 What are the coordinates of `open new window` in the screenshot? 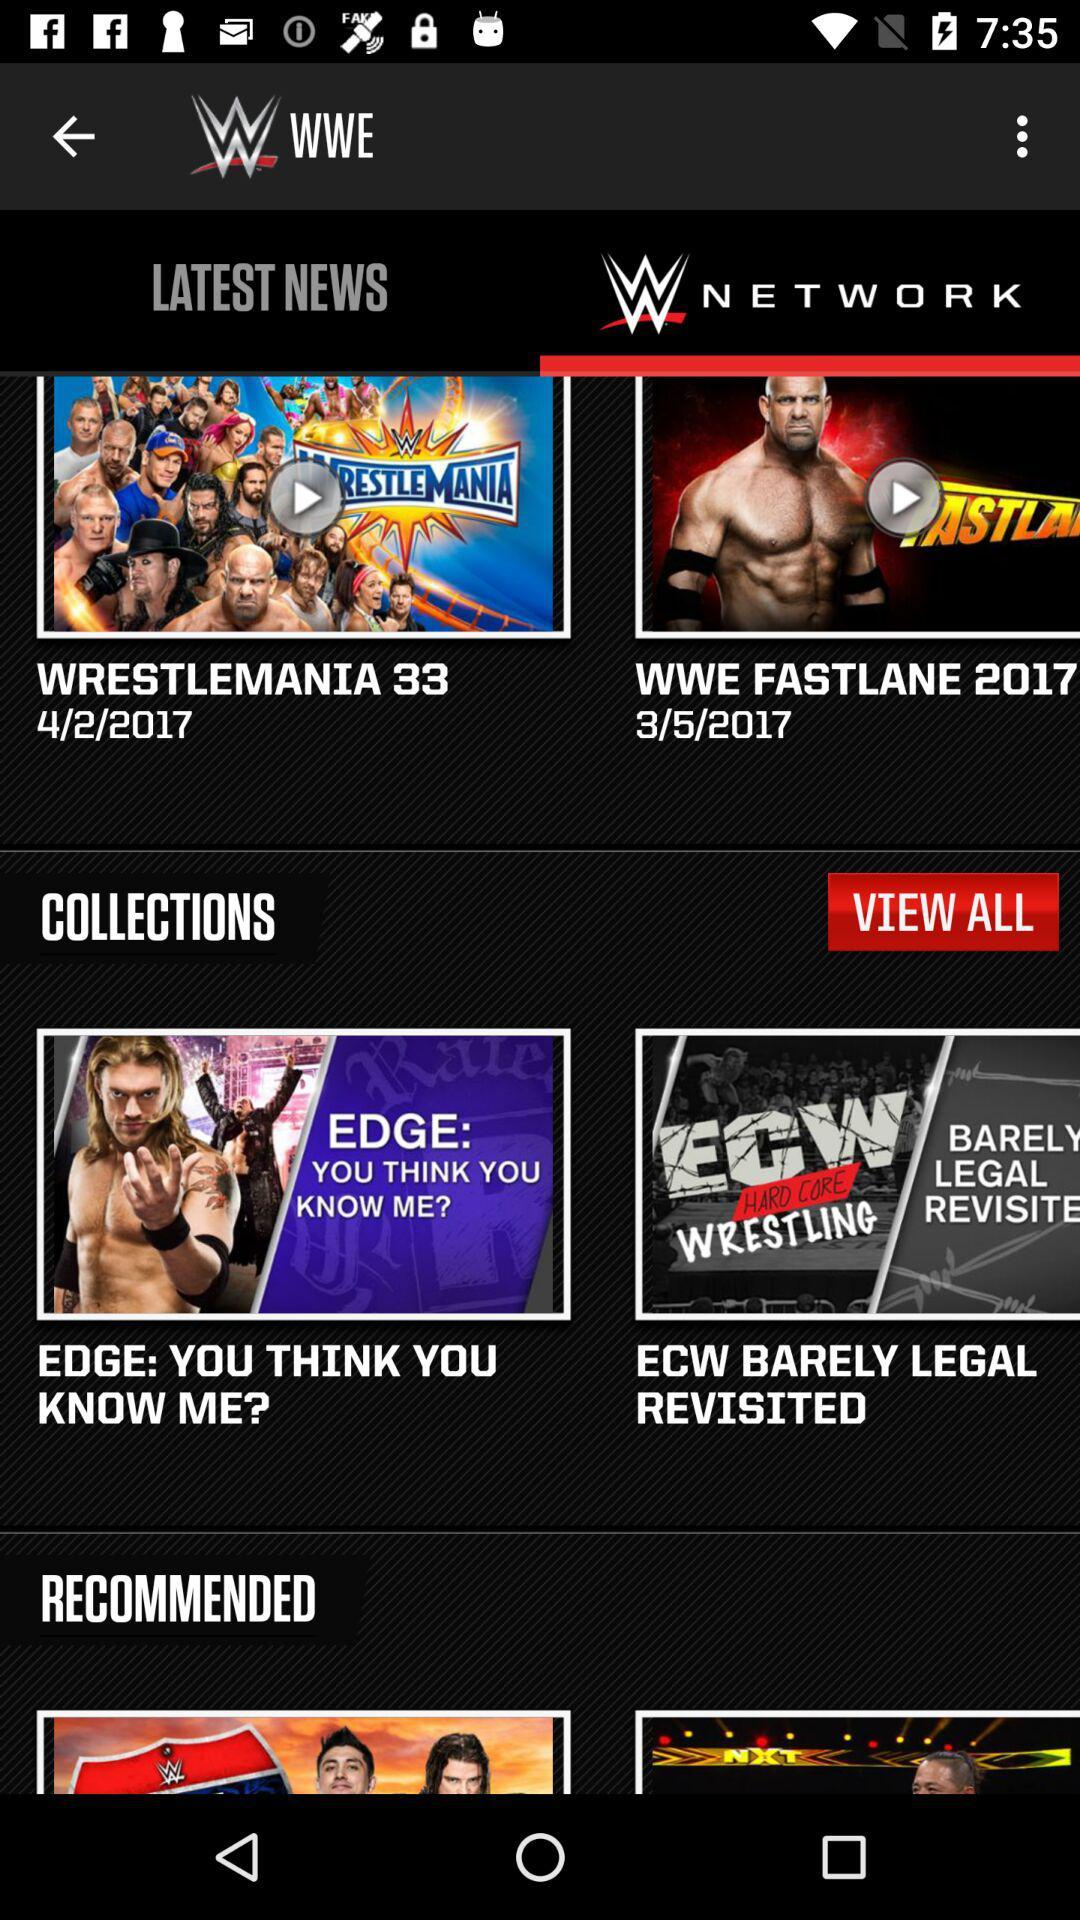 It's located at (810, 292).